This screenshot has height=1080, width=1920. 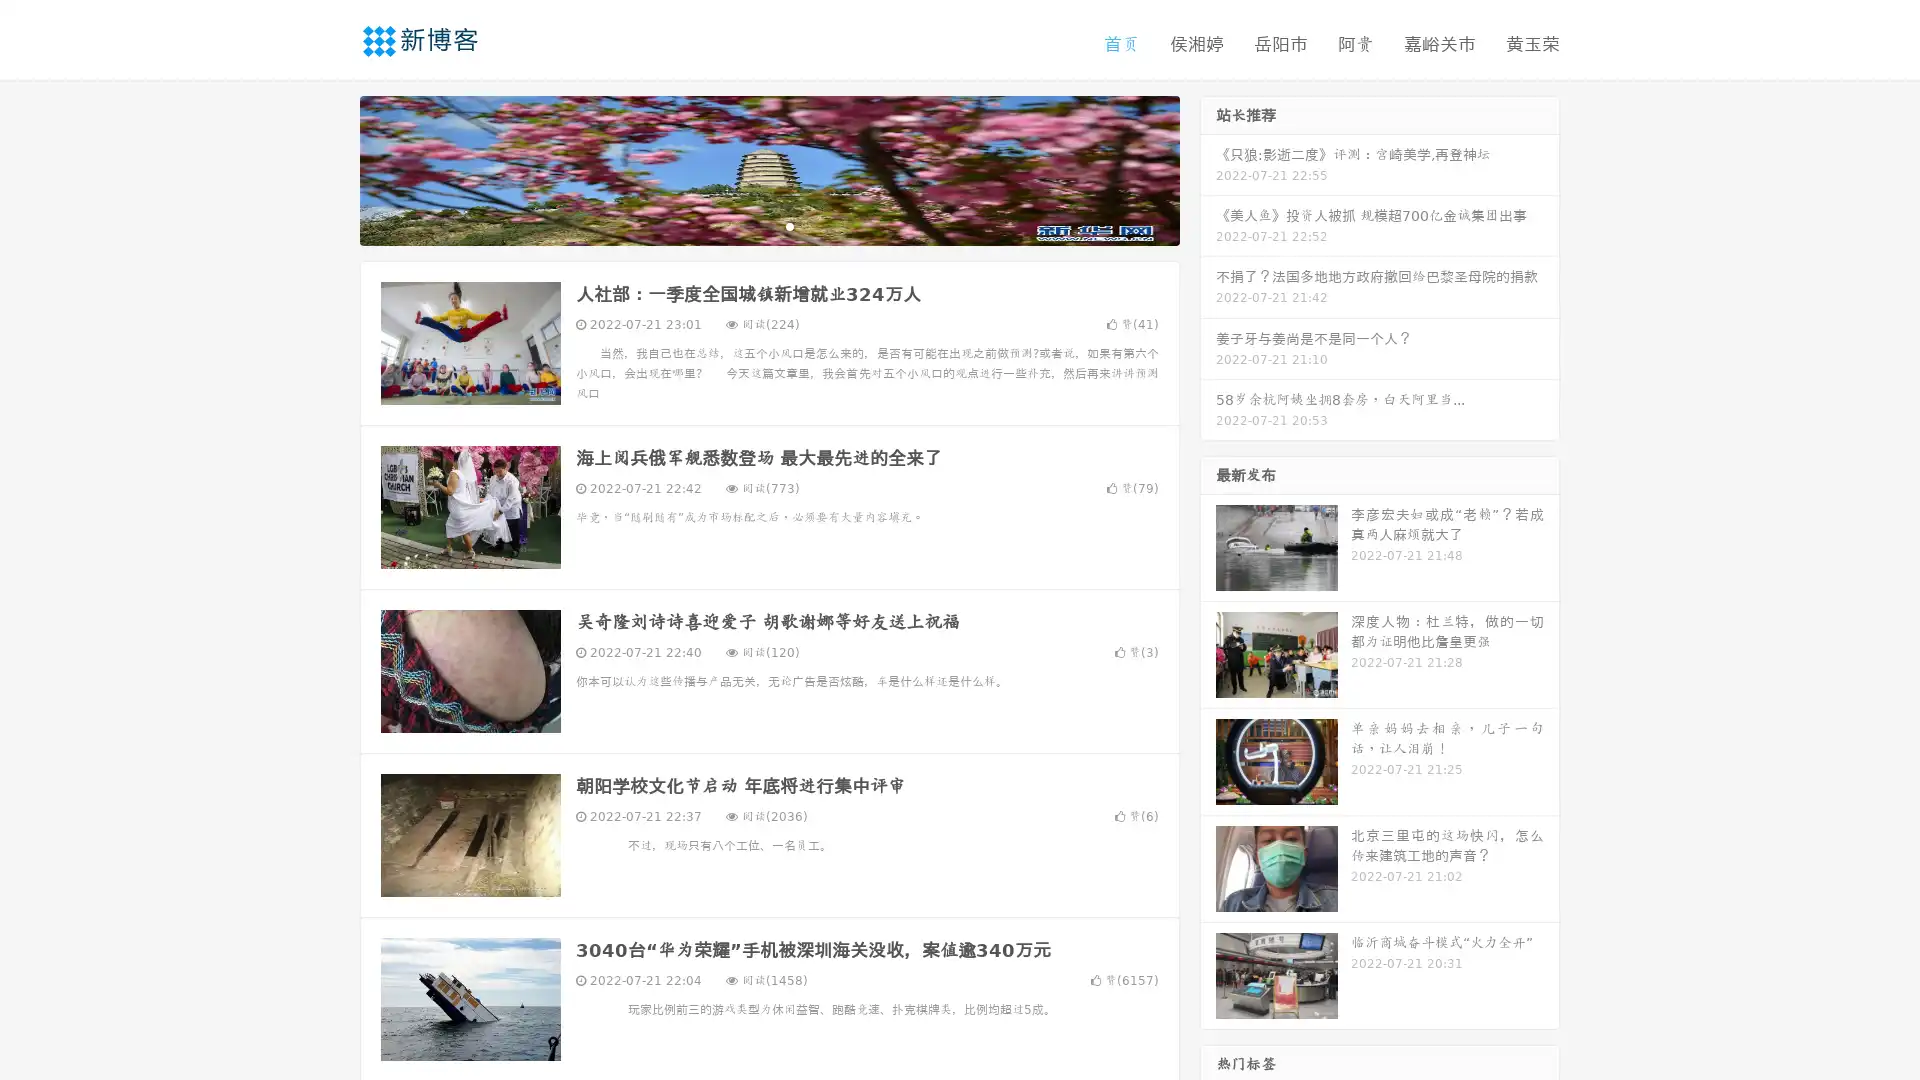 I want to click on Go to slide 3, so click(x=789, y=225).